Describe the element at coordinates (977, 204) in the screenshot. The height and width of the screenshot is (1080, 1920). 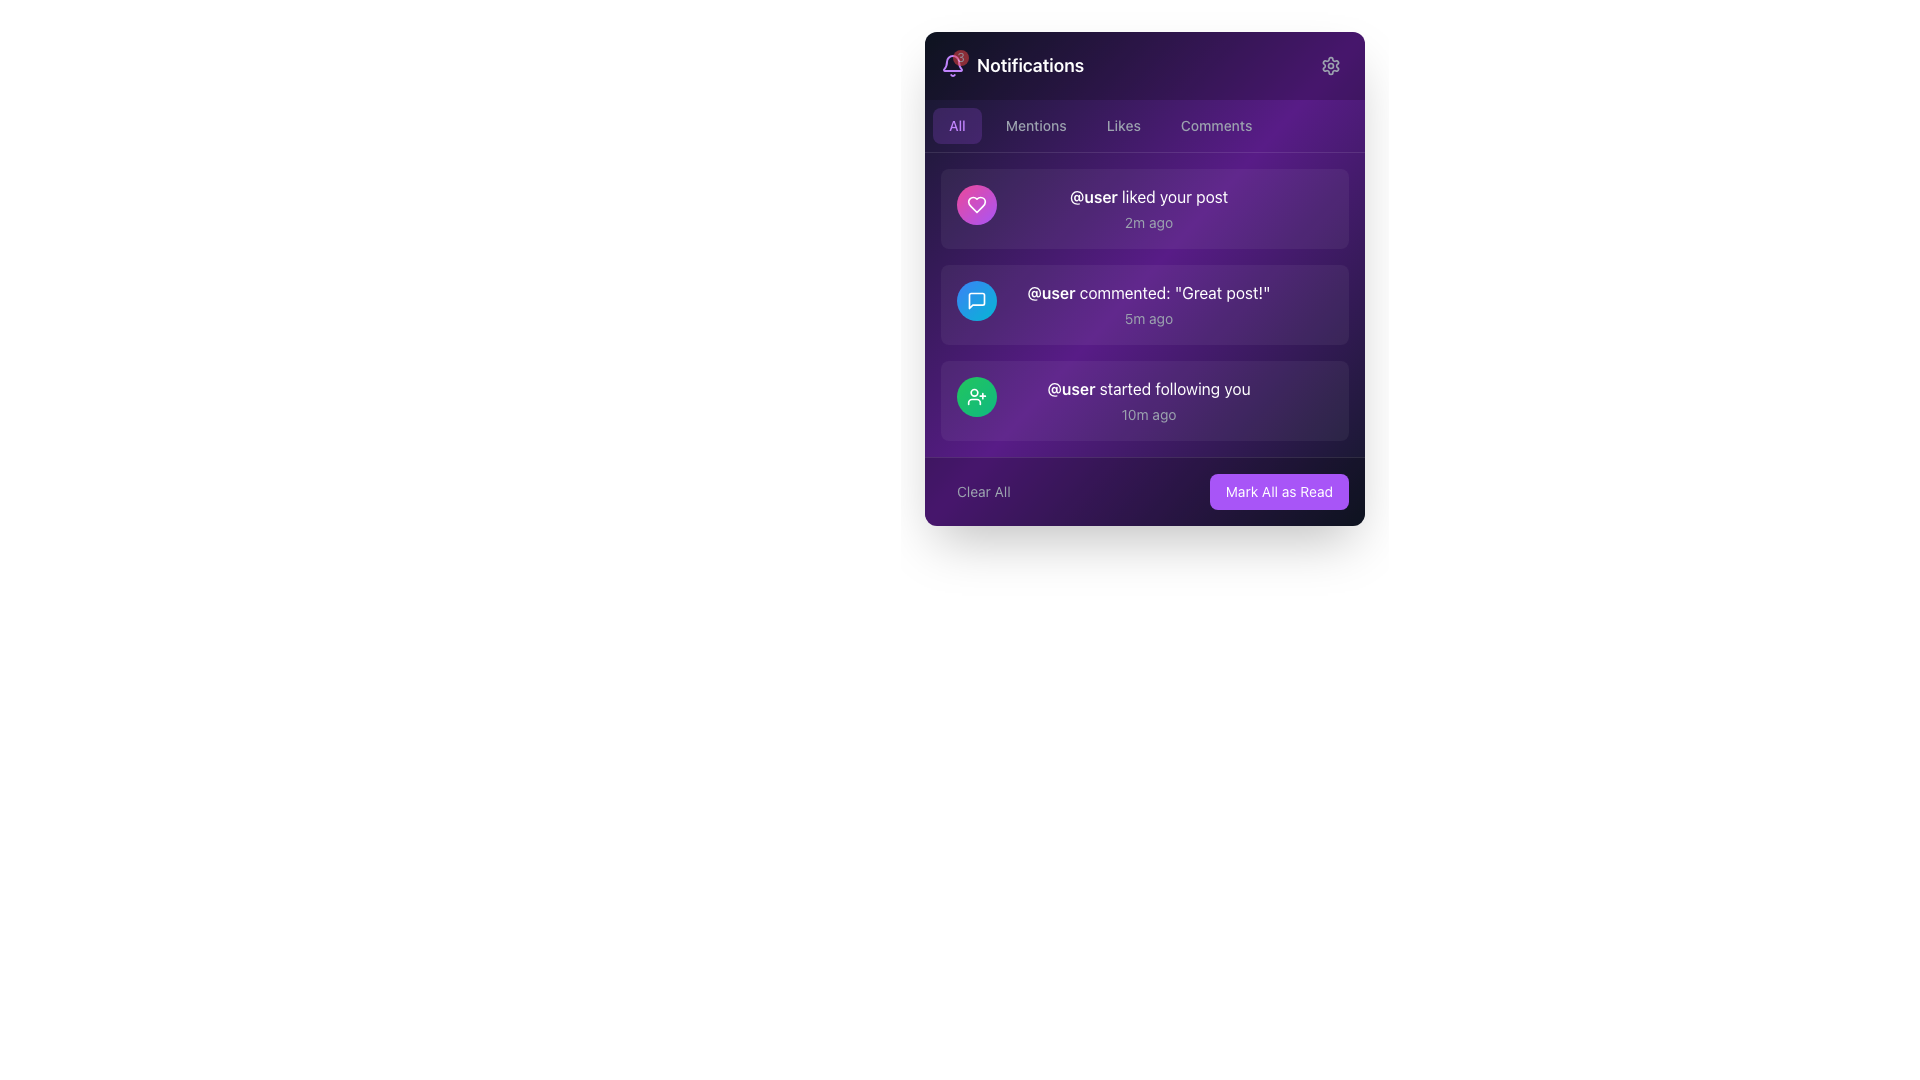
I see `the like notification icon, which is the first element in the notification item row indicating a user liked your post` at that location.